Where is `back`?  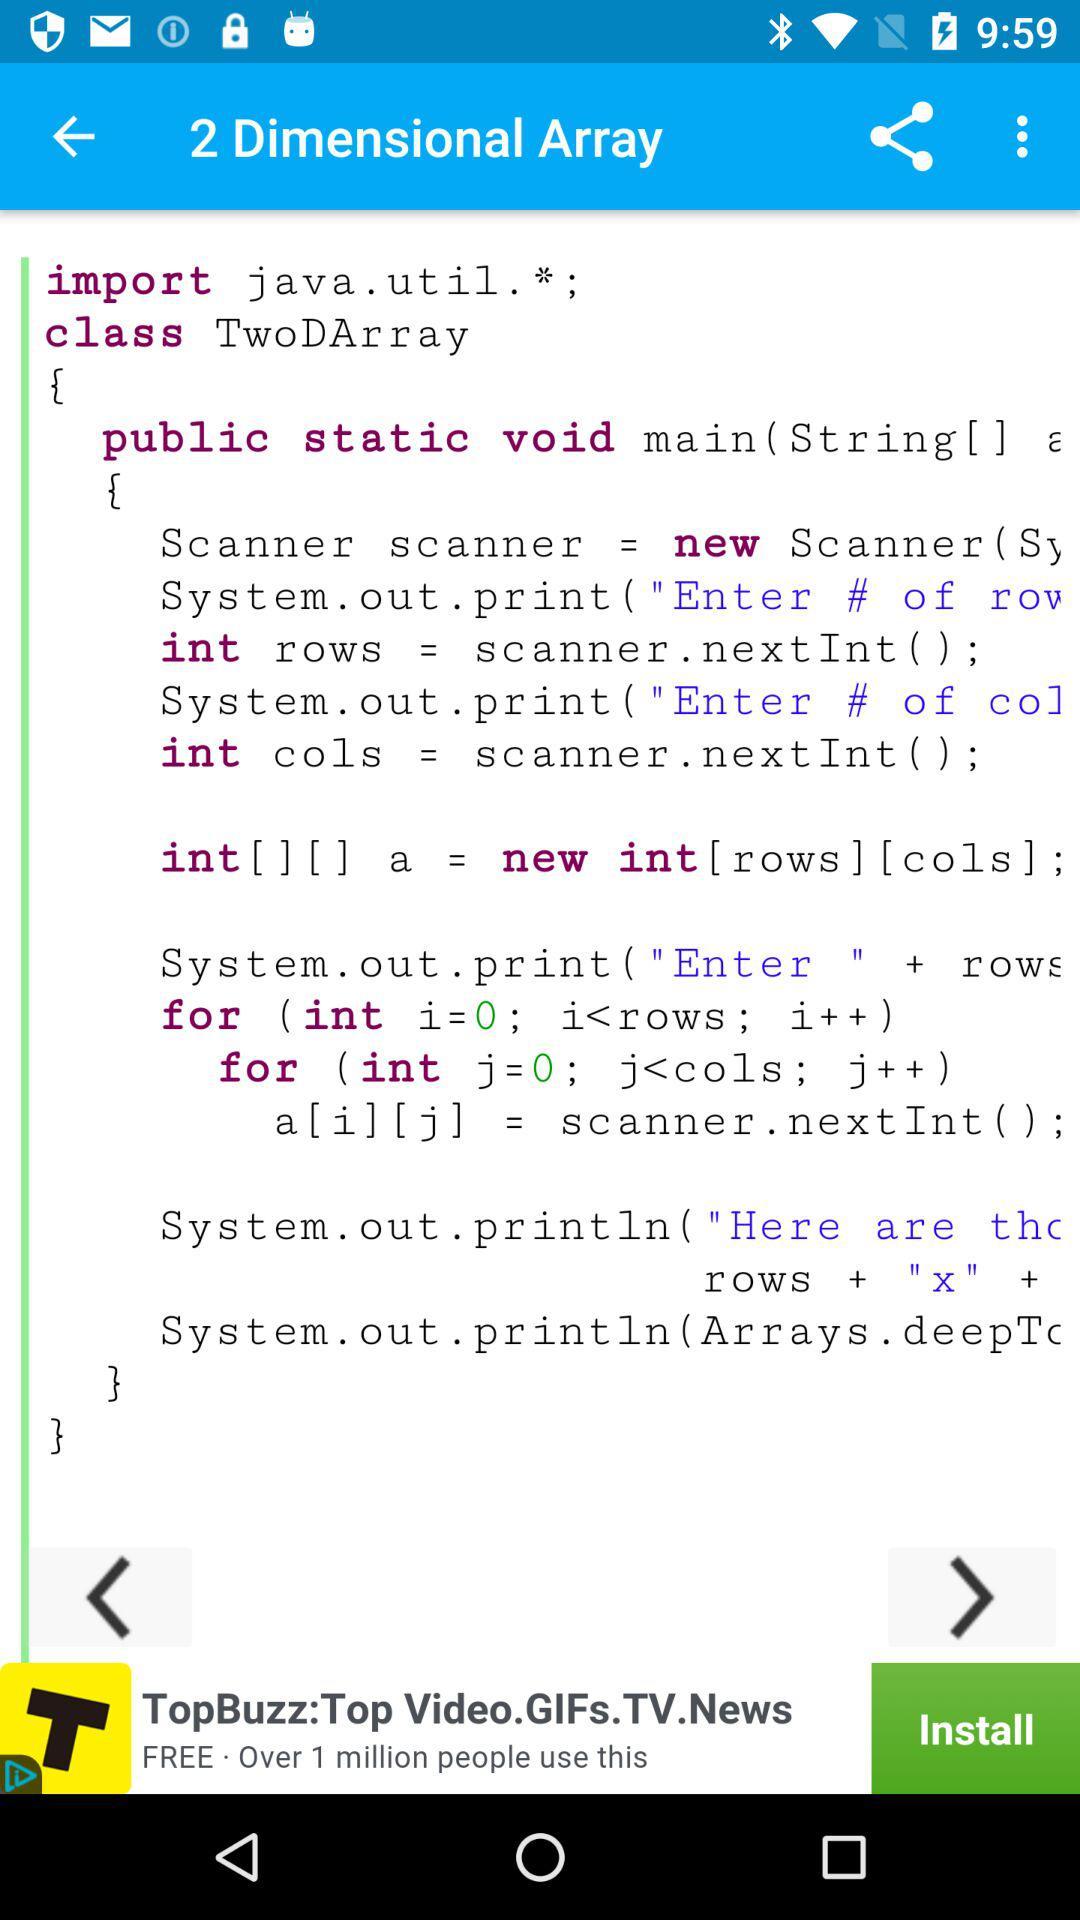 back is located at coordinates (108, 1596).